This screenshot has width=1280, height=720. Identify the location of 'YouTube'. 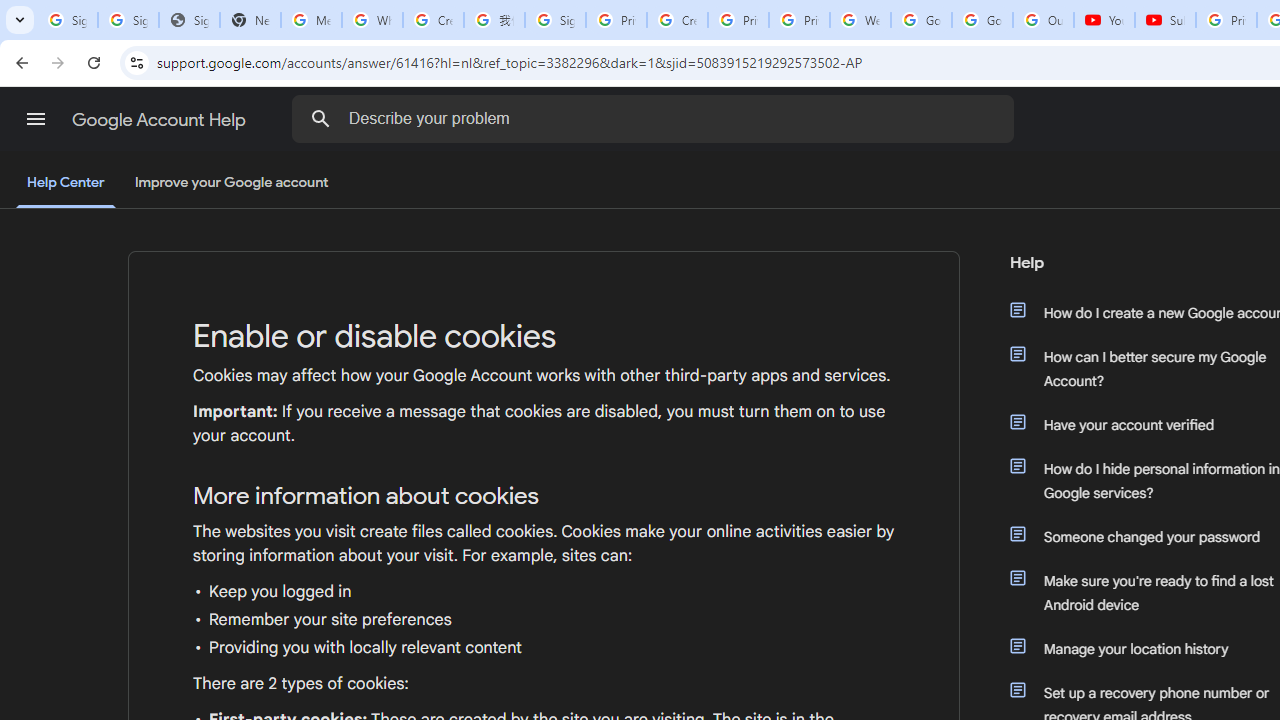
(1103, 20).